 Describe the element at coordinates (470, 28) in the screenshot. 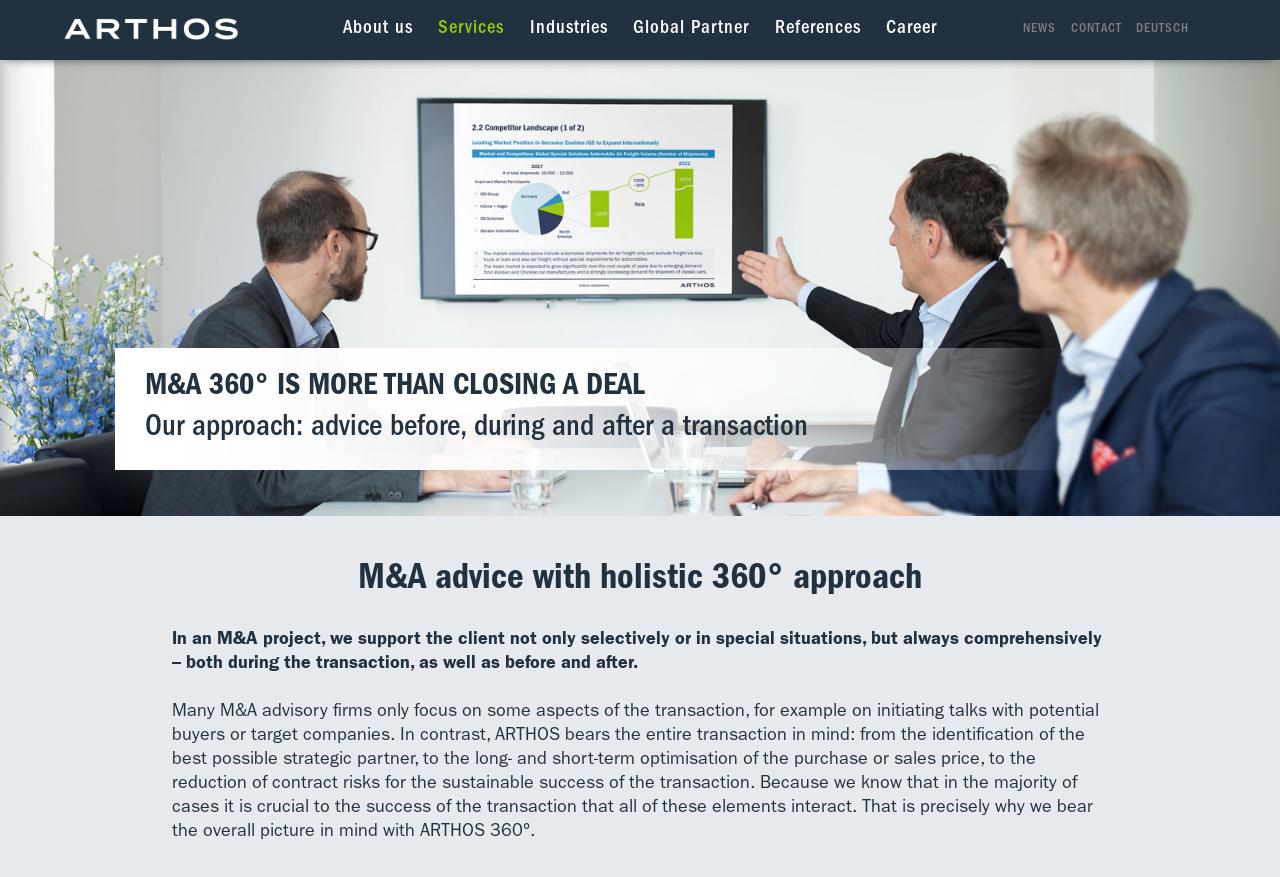

I see `'Services'` at that location.